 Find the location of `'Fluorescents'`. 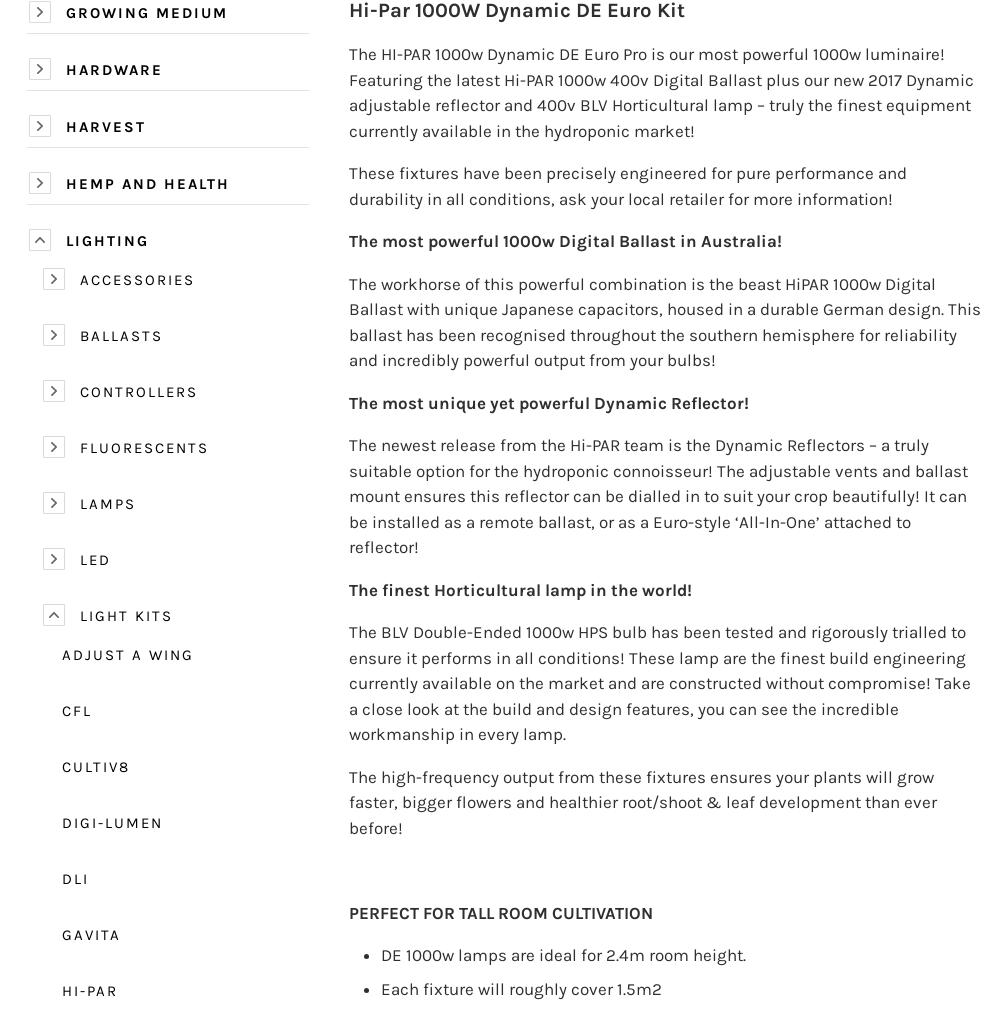

'Fluorescents' is located at coordinates (144, 447).